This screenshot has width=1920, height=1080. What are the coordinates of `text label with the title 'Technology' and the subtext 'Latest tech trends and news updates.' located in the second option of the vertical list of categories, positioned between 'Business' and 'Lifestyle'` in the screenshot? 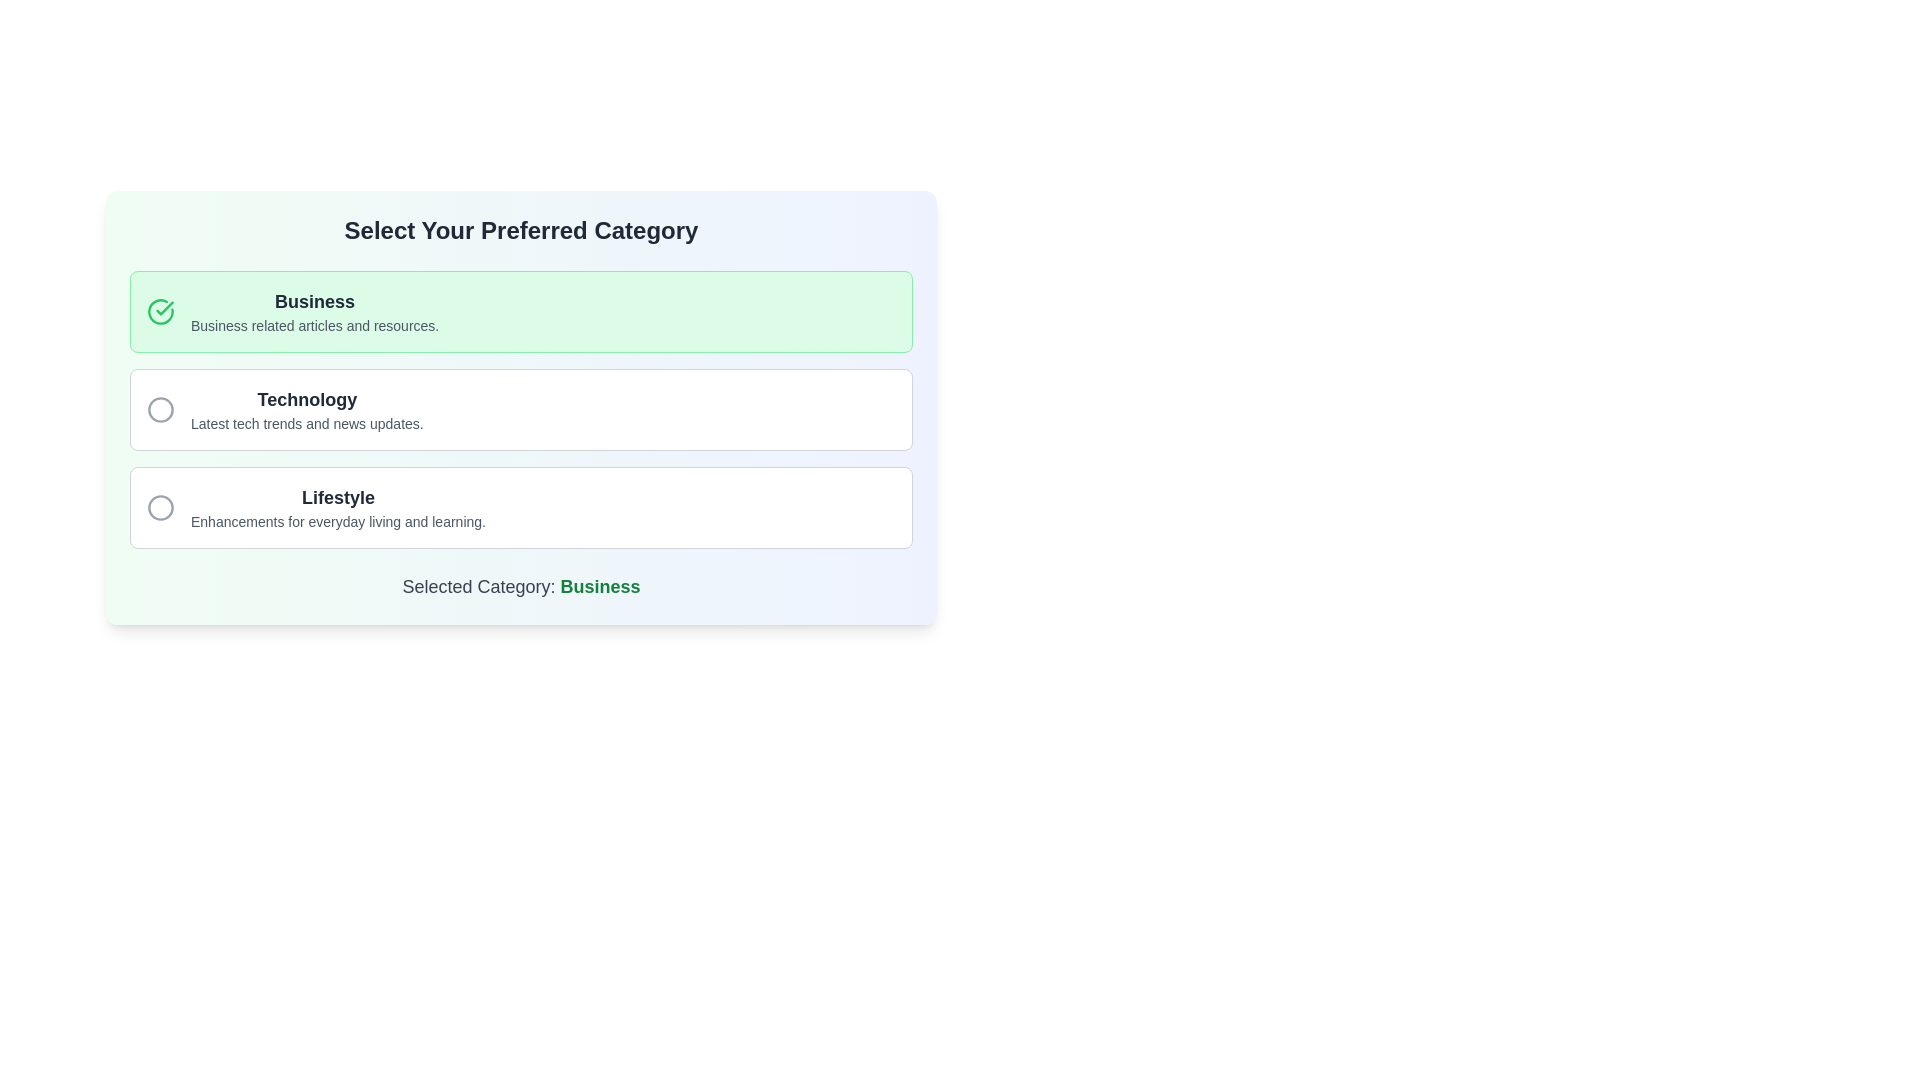 It's located at (306, 408).